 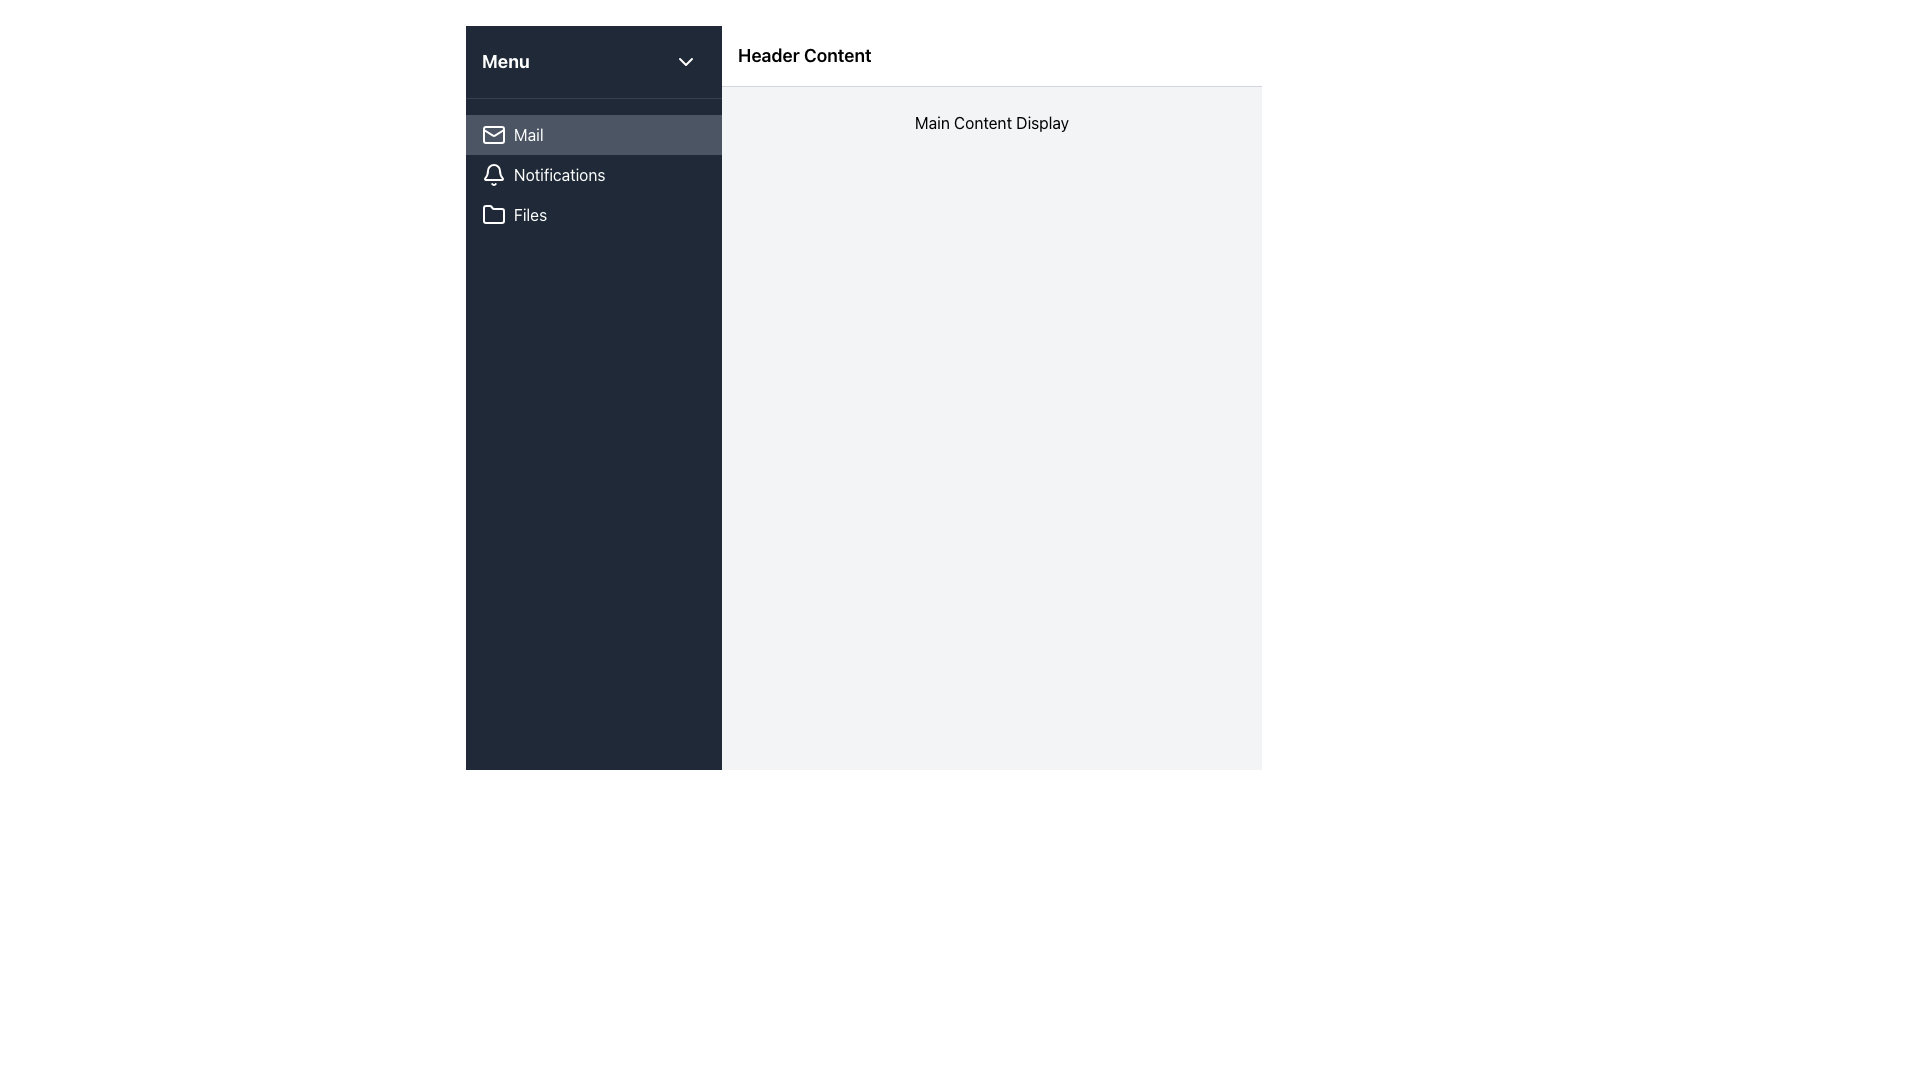 What do you see at coordinates (505, 60) in the screenshot?
I see `the static text label located at the top-left corner of the panel, which indicates the purpose or content of the surrounding section` at bounding box center [505, 60].